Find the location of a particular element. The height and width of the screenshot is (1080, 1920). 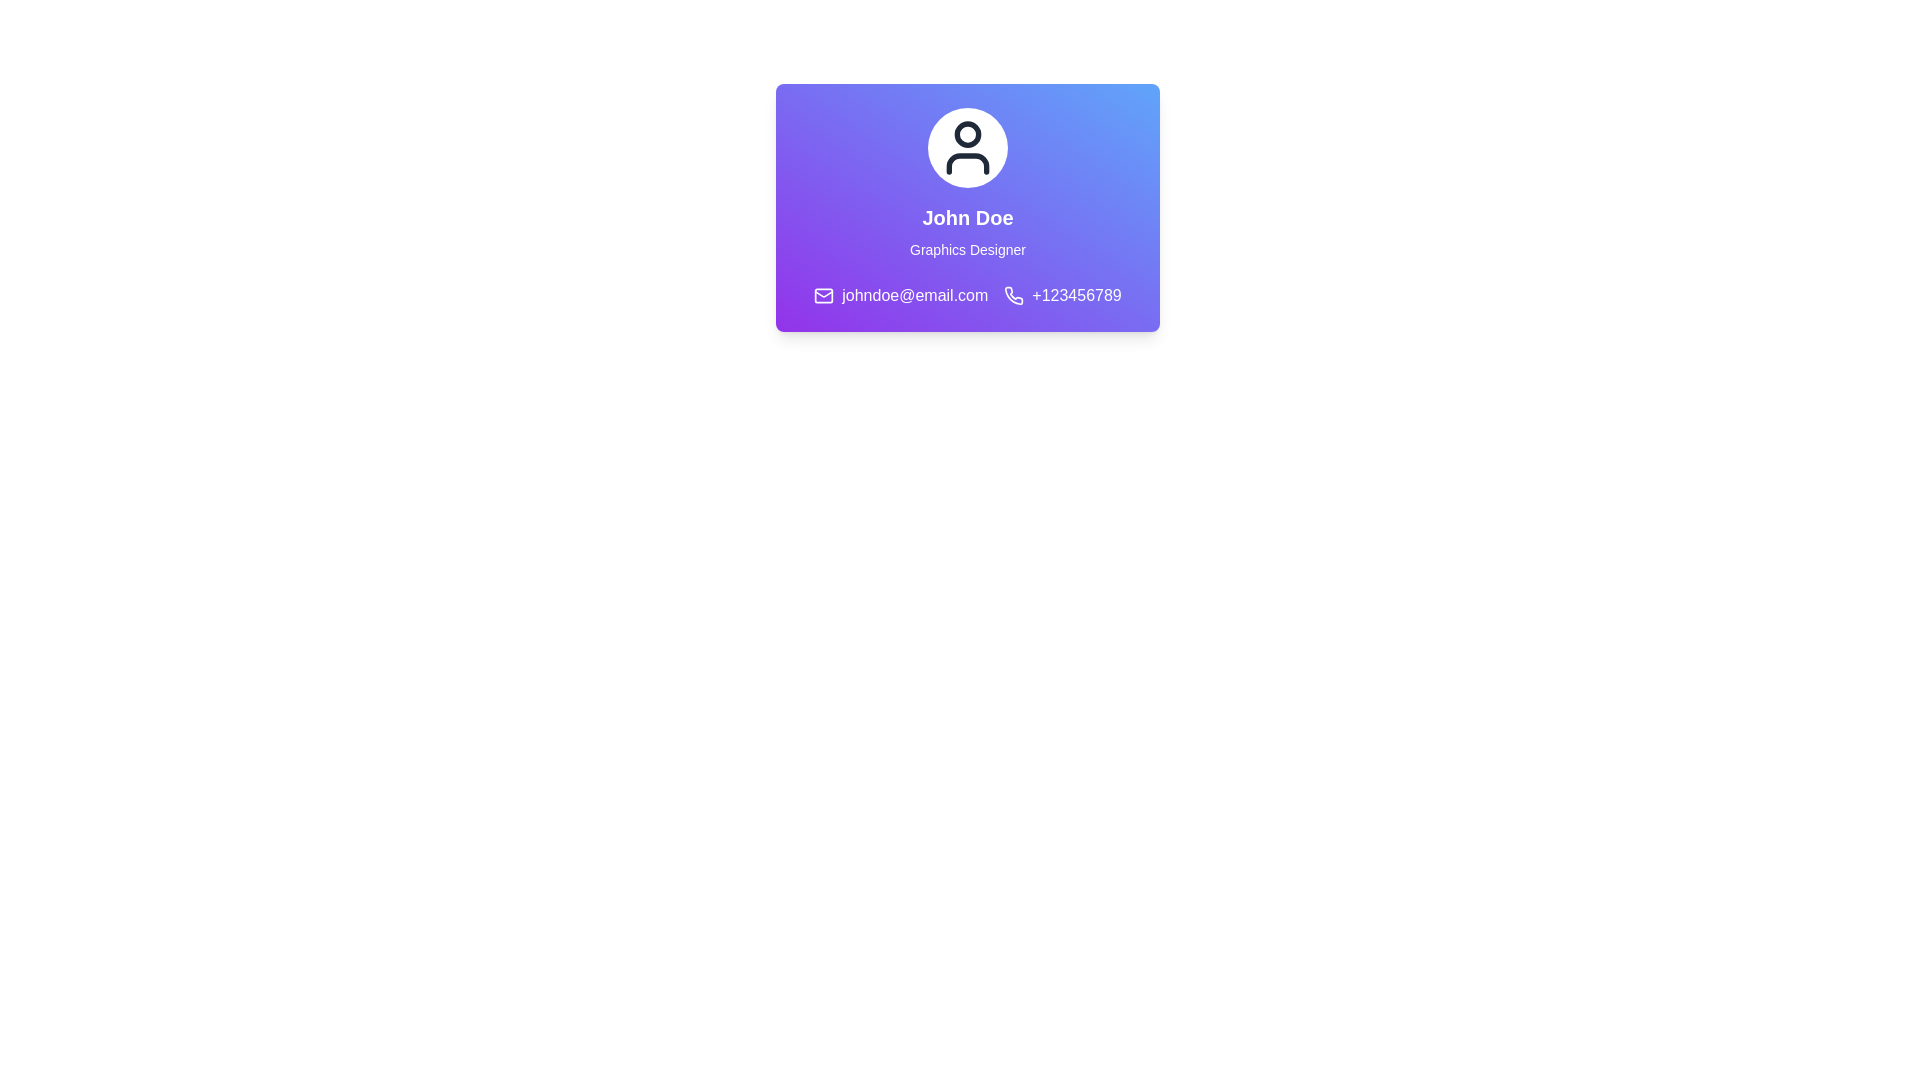

the phone icon, which is styled in line-art and located to the left of the phone number '+123456789' is located at coordinates (1014, 296).